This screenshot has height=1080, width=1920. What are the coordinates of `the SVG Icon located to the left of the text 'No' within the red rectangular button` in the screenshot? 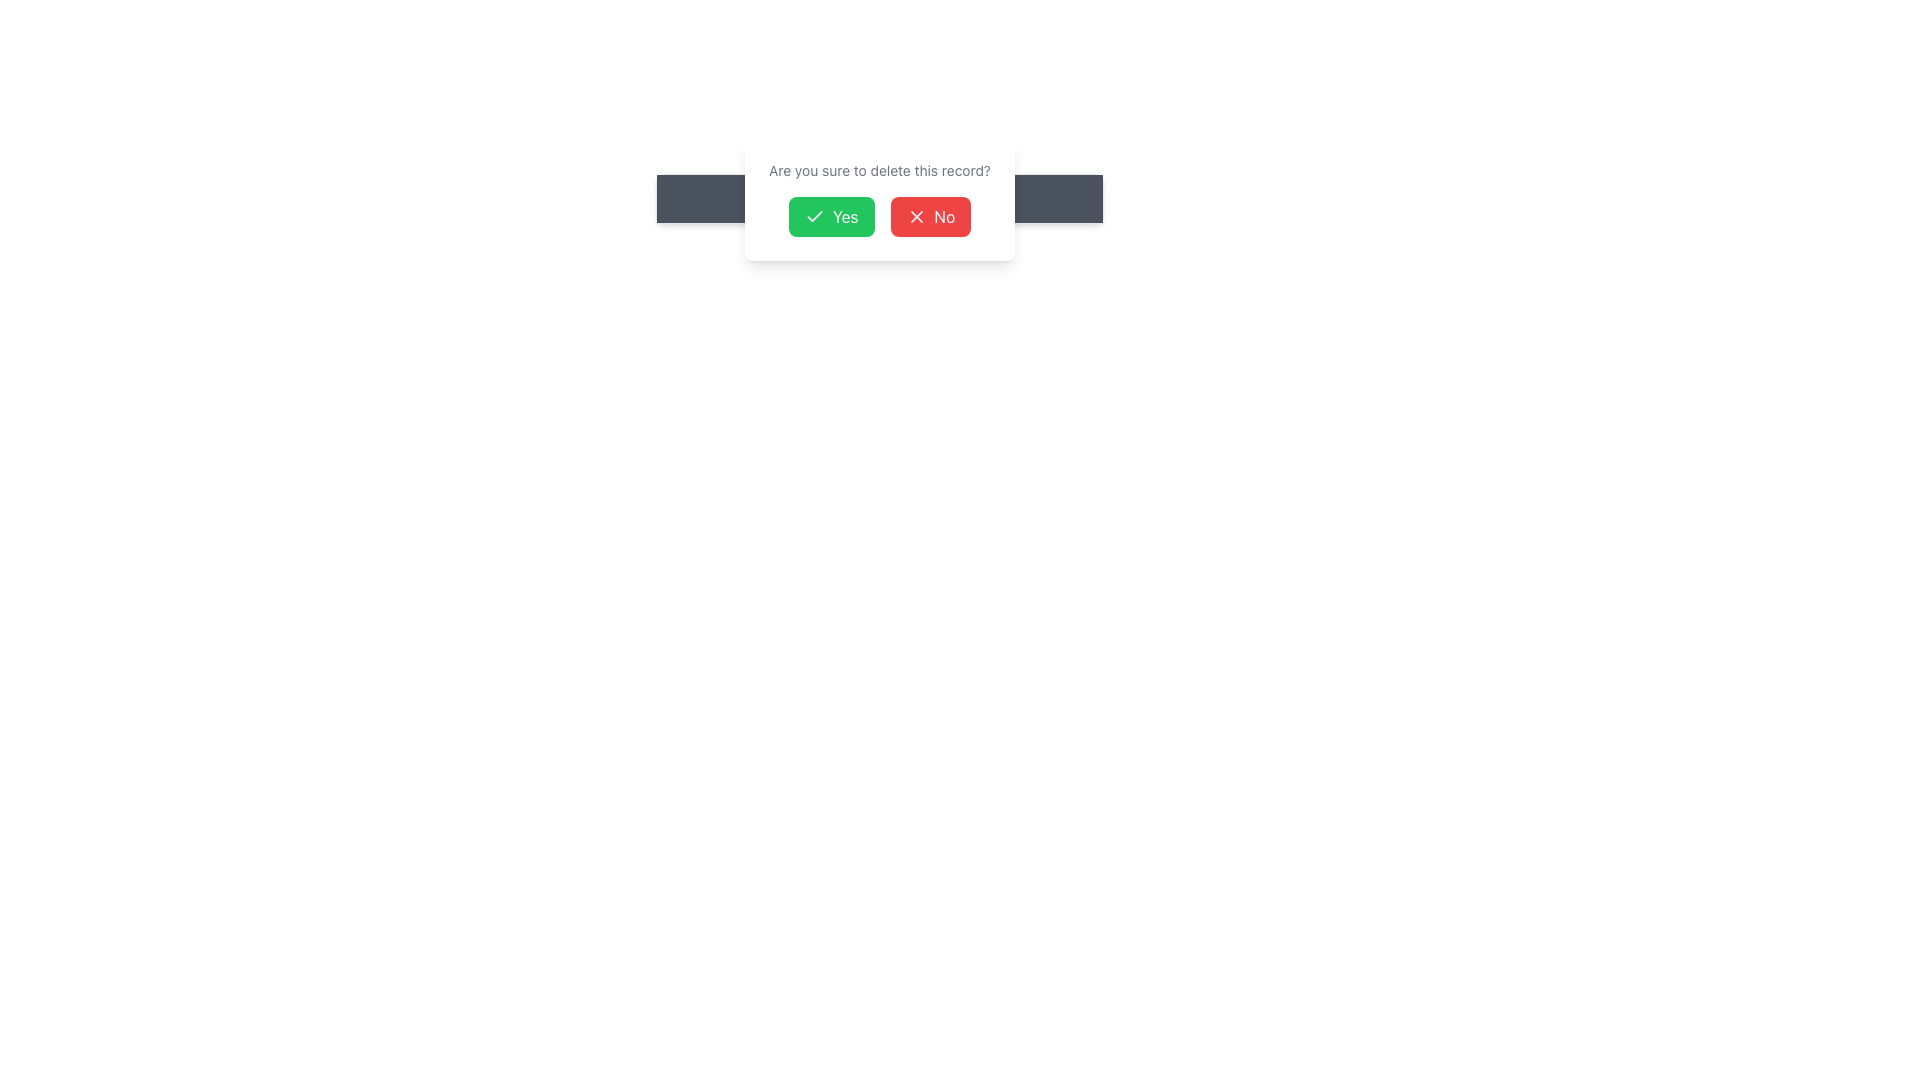 It's located at (915, 216).